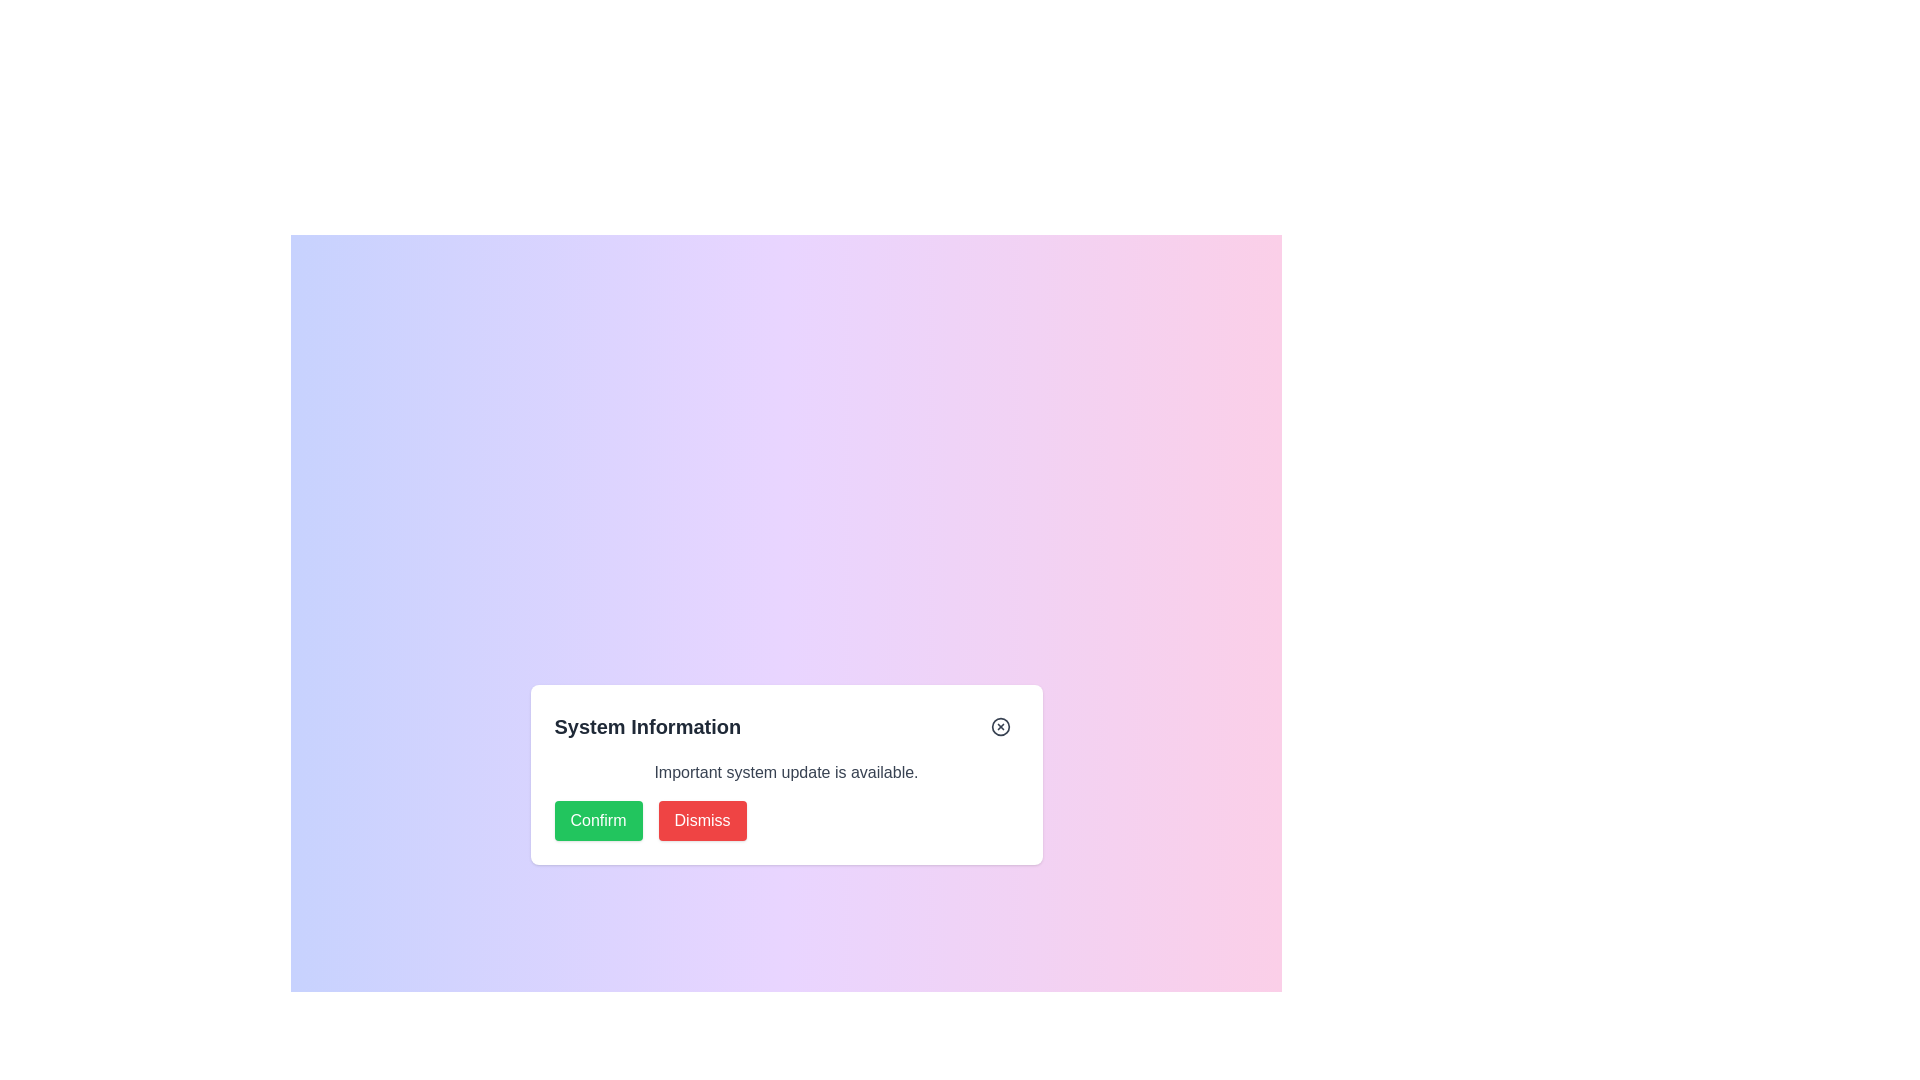 The width and height of the screenshot is (1920, 1080). Describe the element at coordinates (785, 774) in the screenshot. I see `message from the 'System Information' modal dialog that states 'Important system update is available.'` at that location.